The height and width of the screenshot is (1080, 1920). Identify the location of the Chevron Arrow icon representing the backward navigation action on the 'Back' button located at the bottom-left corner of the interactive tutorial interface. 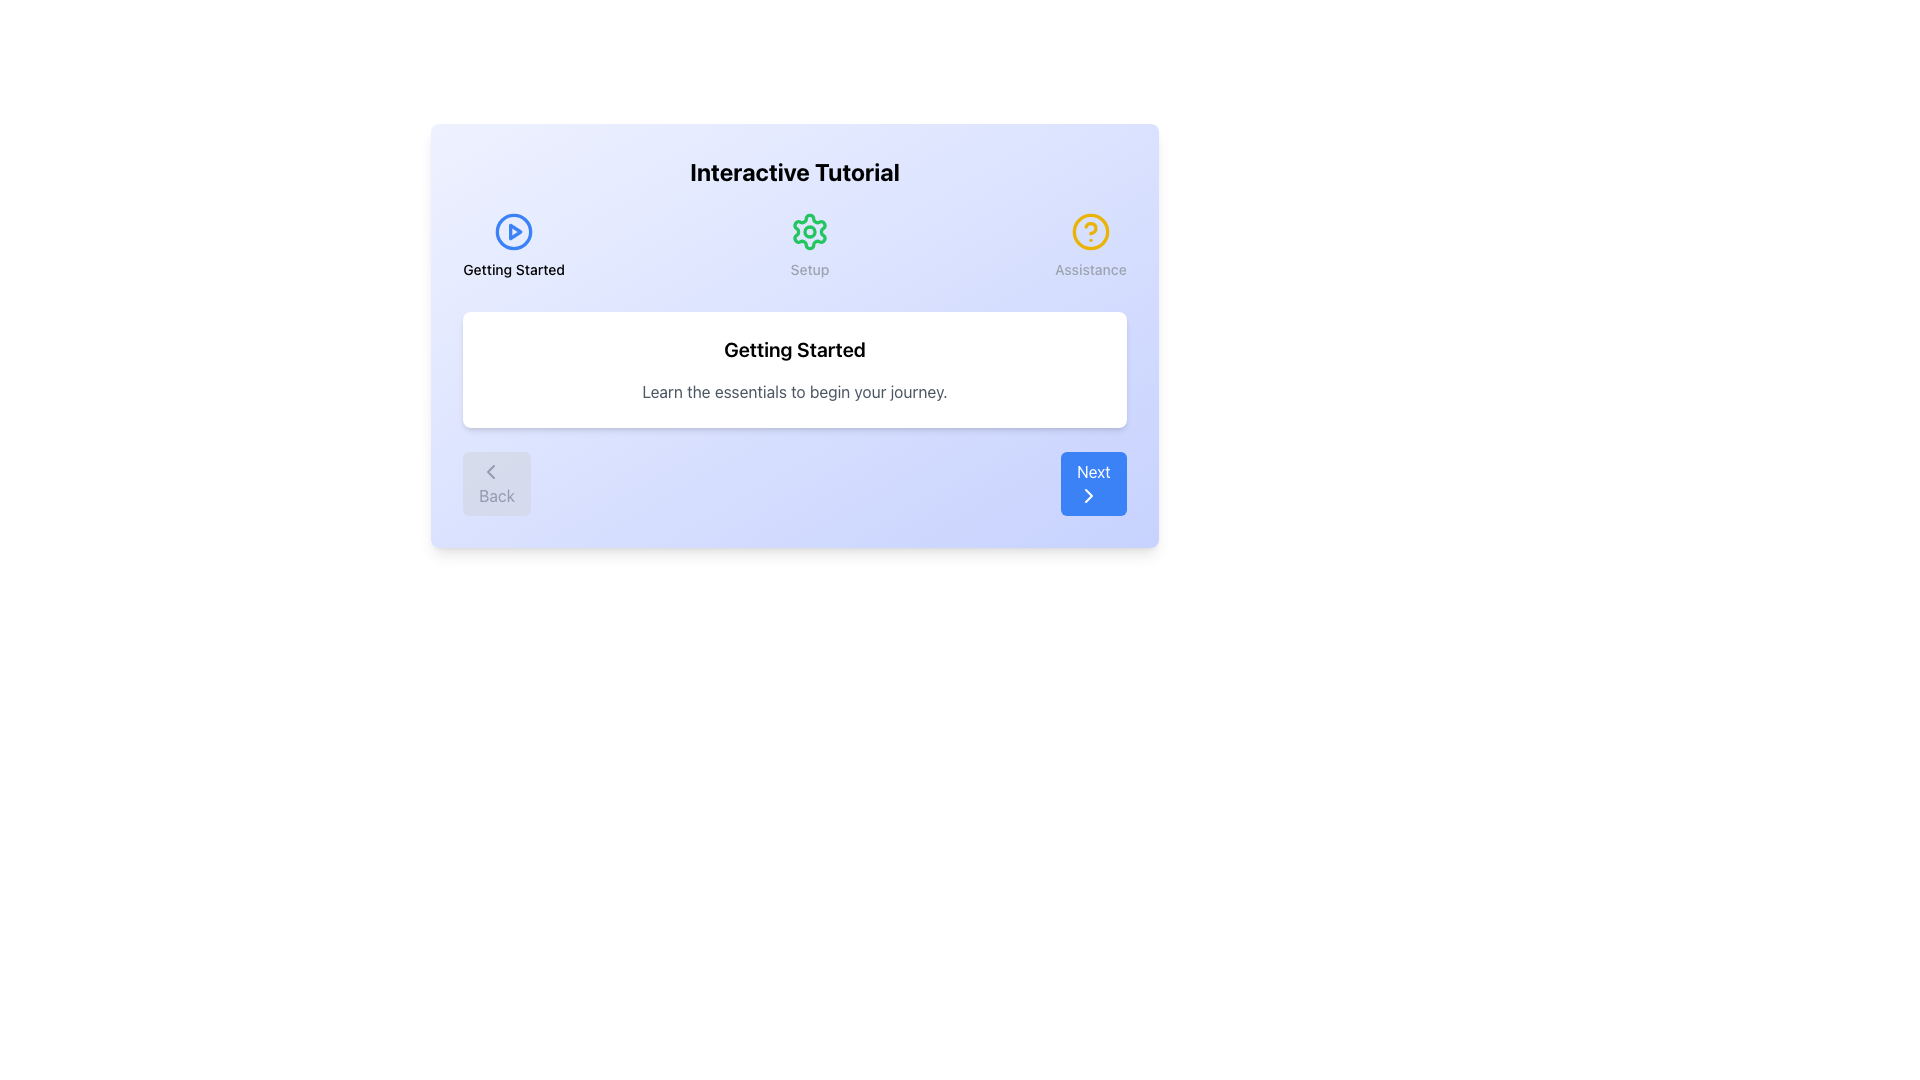
(491, 471).